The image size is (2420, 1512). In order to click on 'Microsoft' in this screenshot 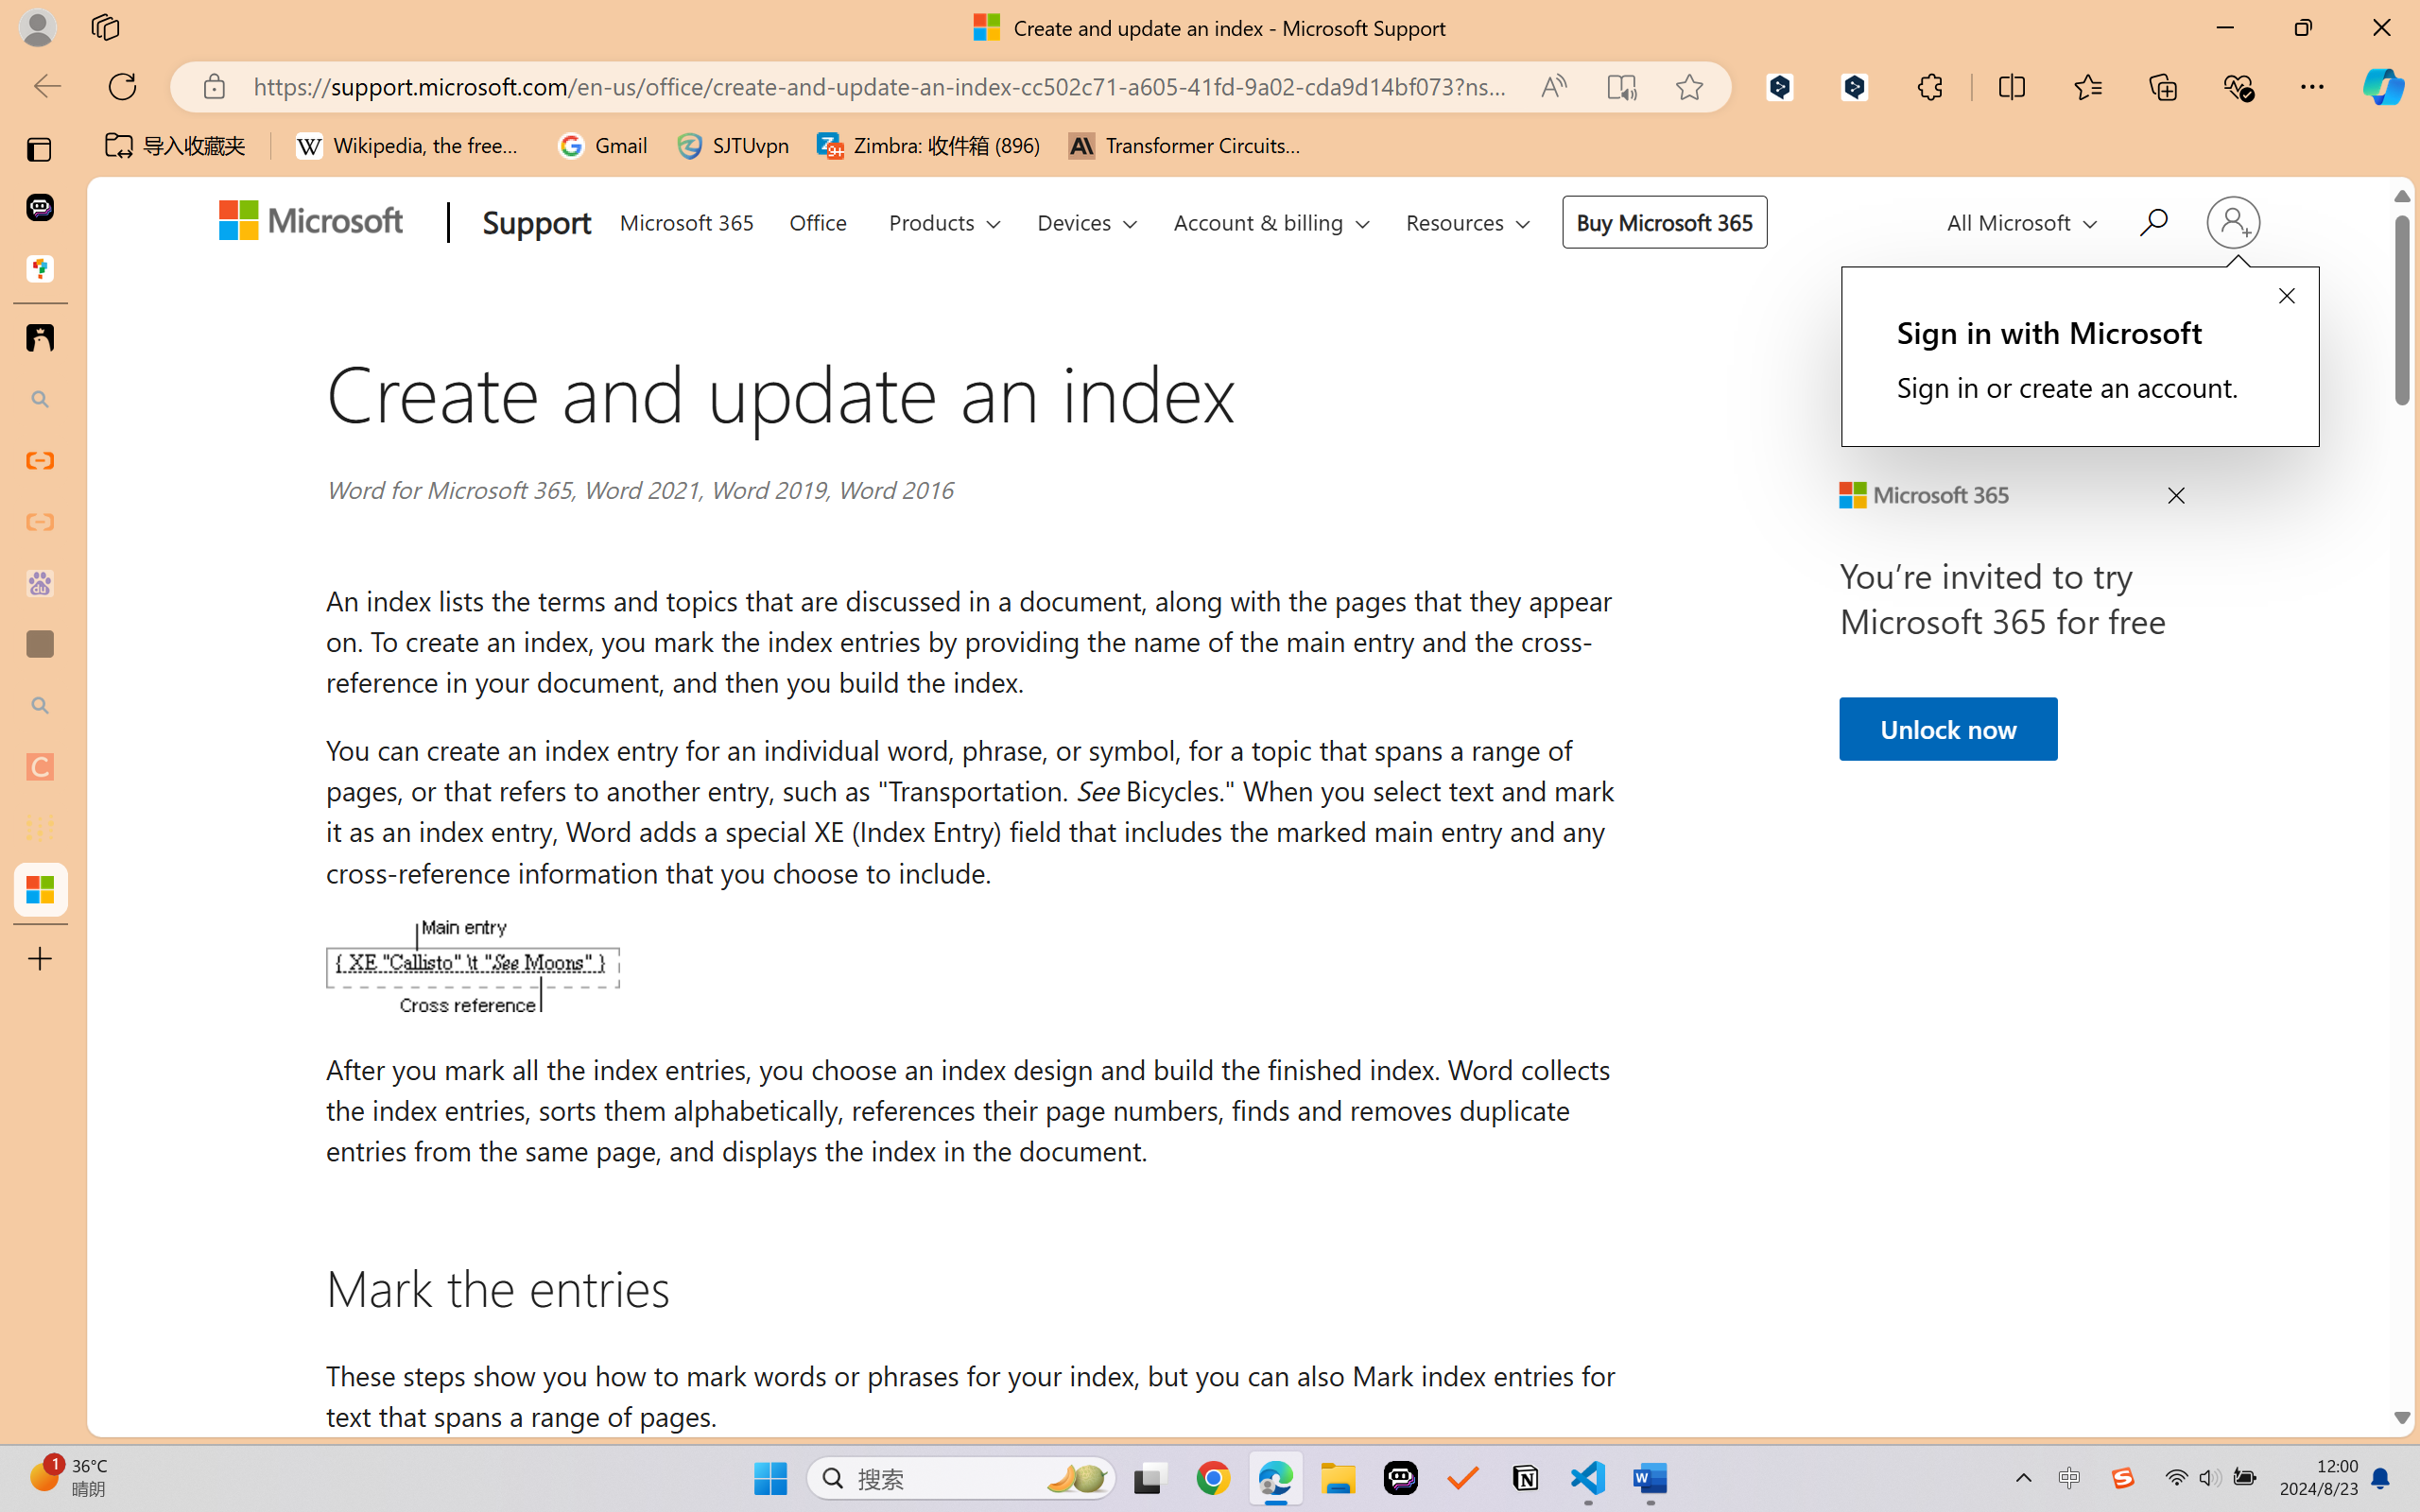, I will do `click(317, 224)`.